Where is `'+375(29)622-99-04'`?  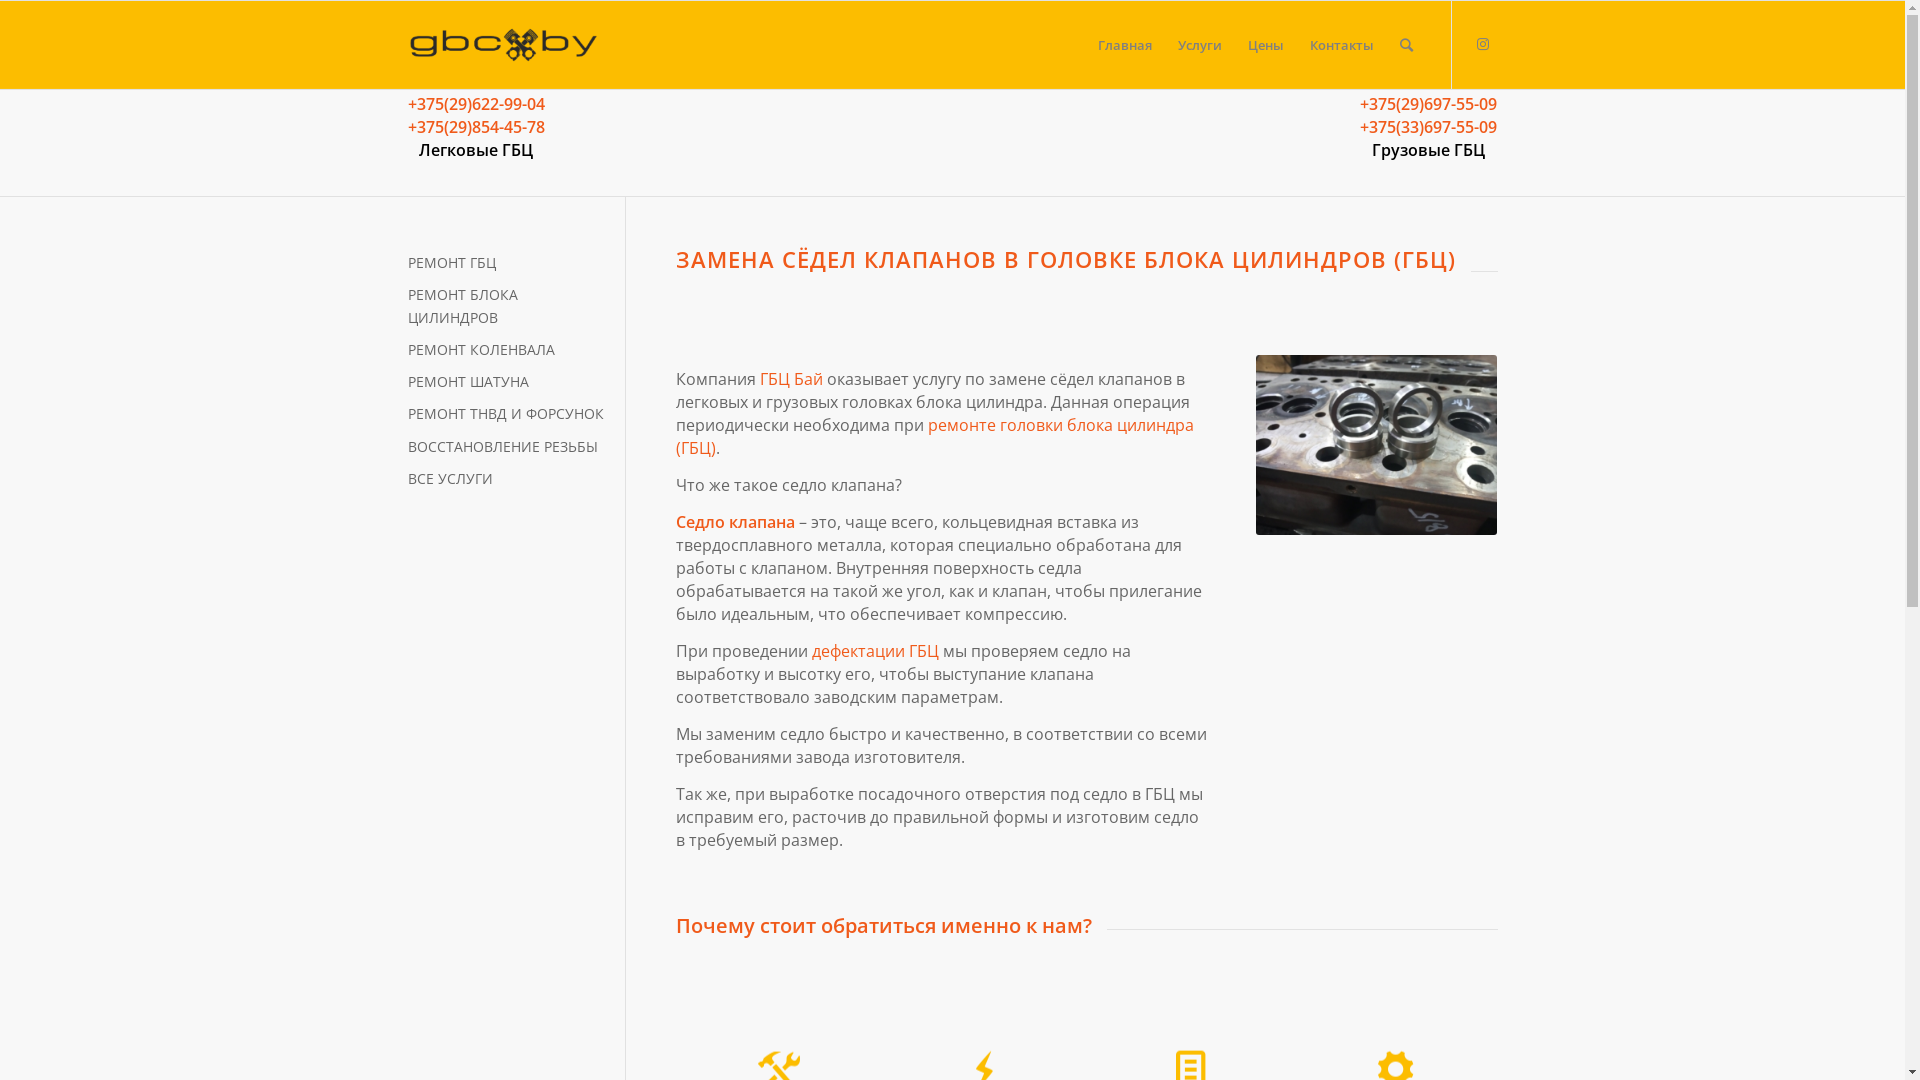
'+375(29)622-99-04' is located at coordinates (475, 104).